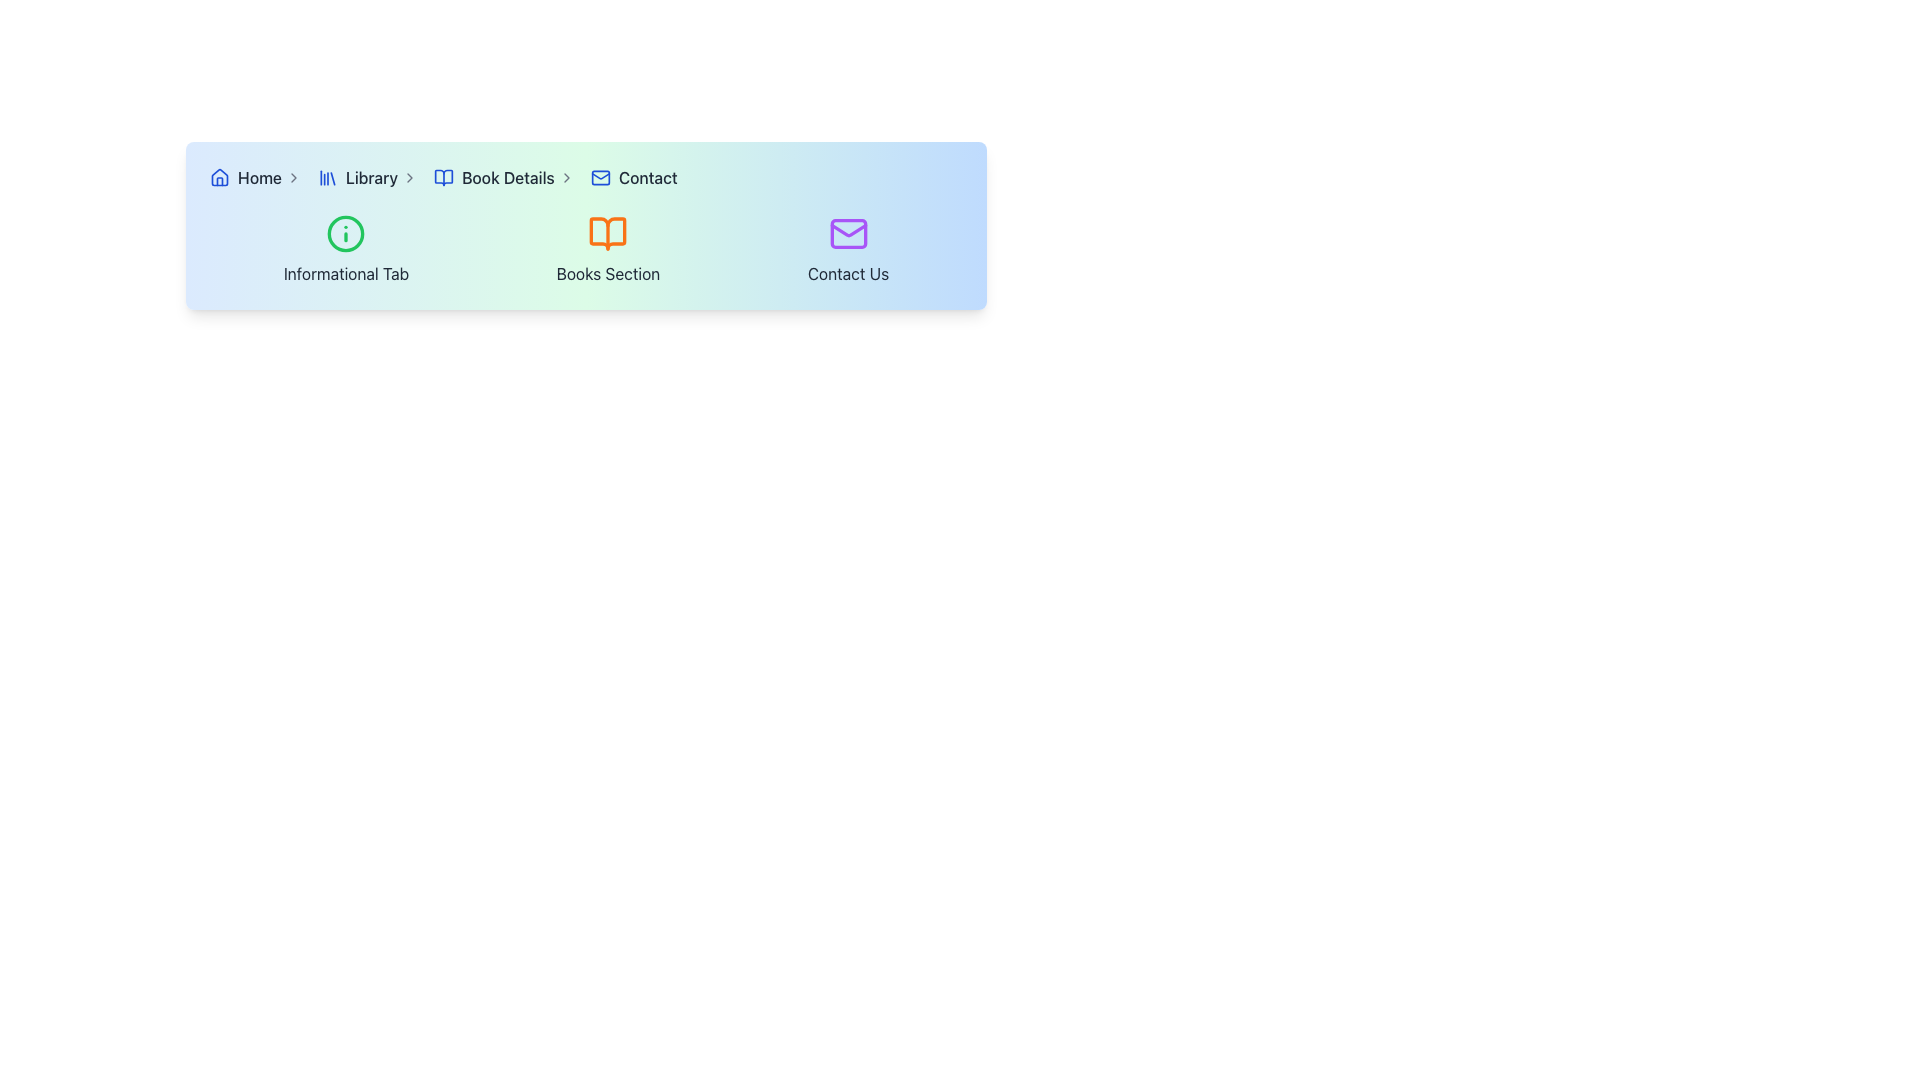  What do you see at coordinates (607, 233) in the screenshot?
I see `the orange book icon, which is a simplistic SVG graphic located between a green informational icon and a purple envelope icon` at bounding box center [607, 233].